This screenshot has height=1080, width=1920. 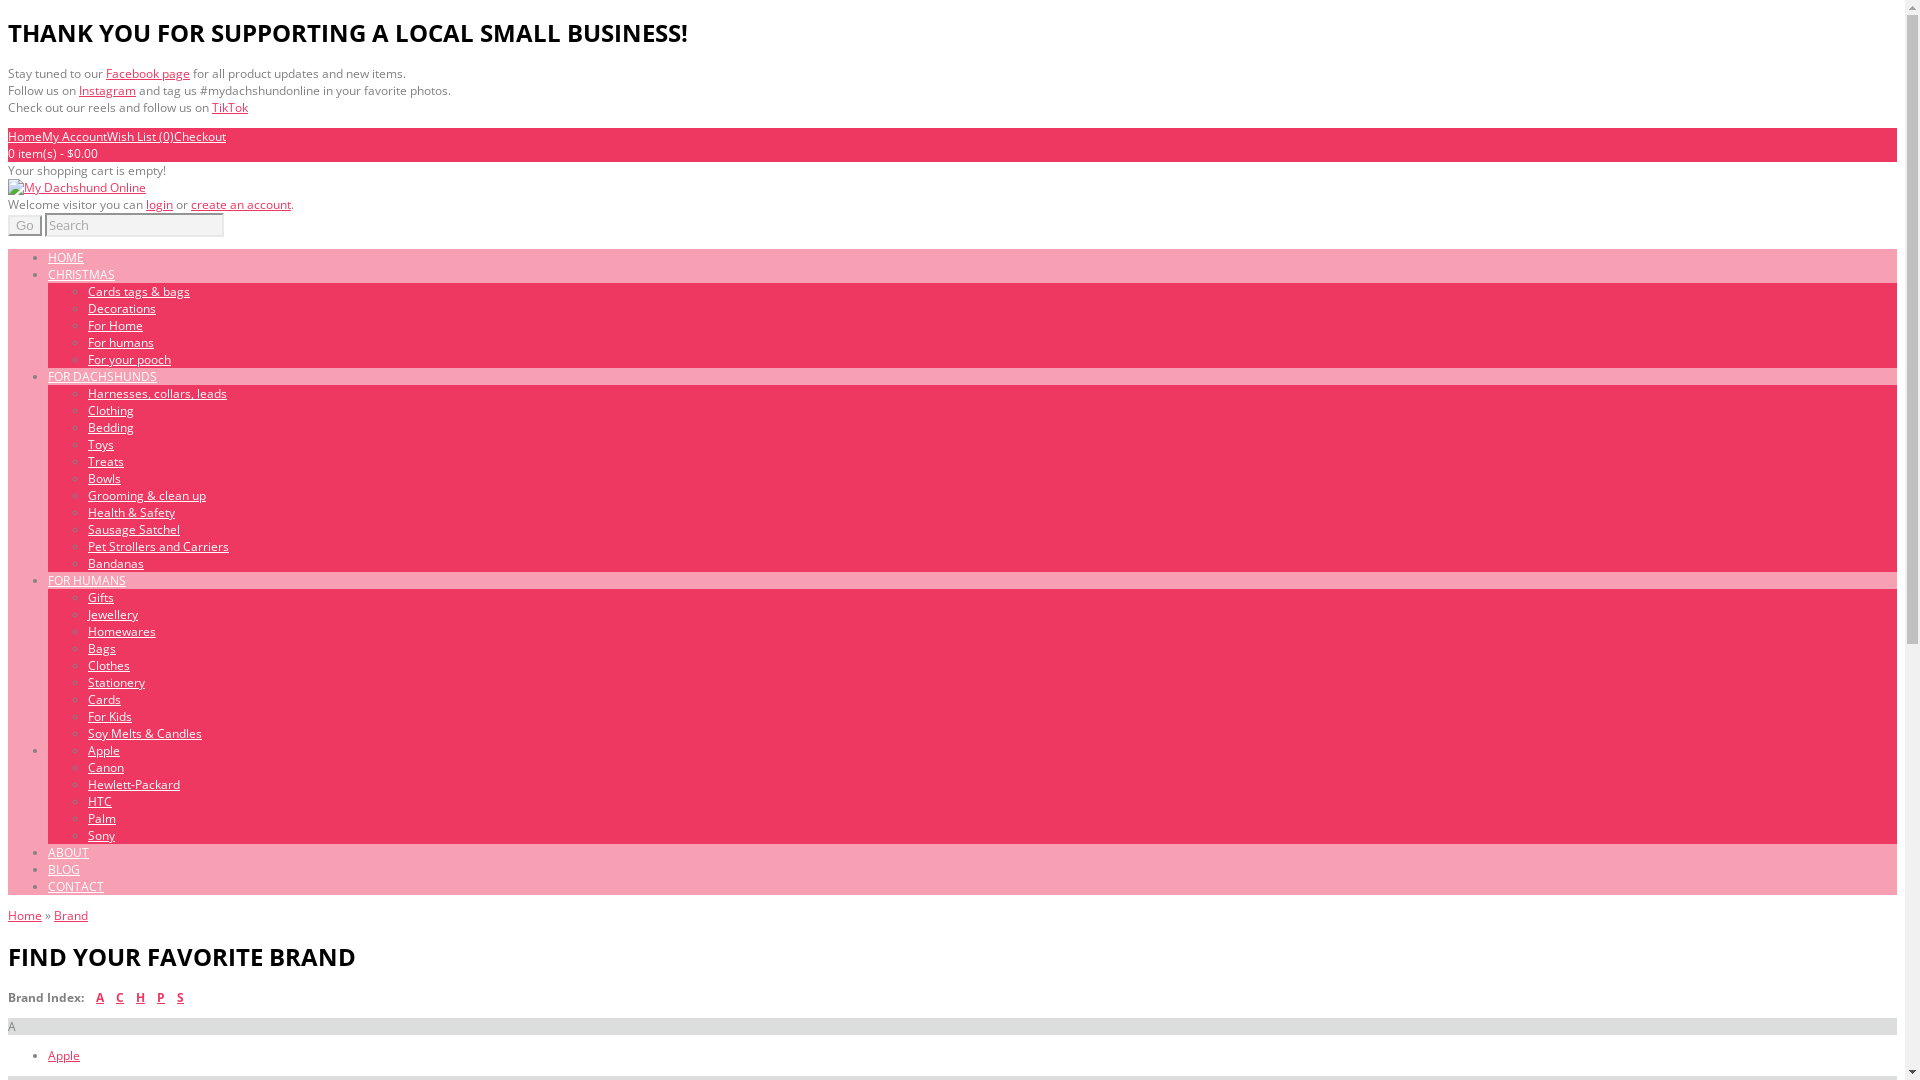 I want to click on 'Hewlett-Packard', so click(x=133, y=783).